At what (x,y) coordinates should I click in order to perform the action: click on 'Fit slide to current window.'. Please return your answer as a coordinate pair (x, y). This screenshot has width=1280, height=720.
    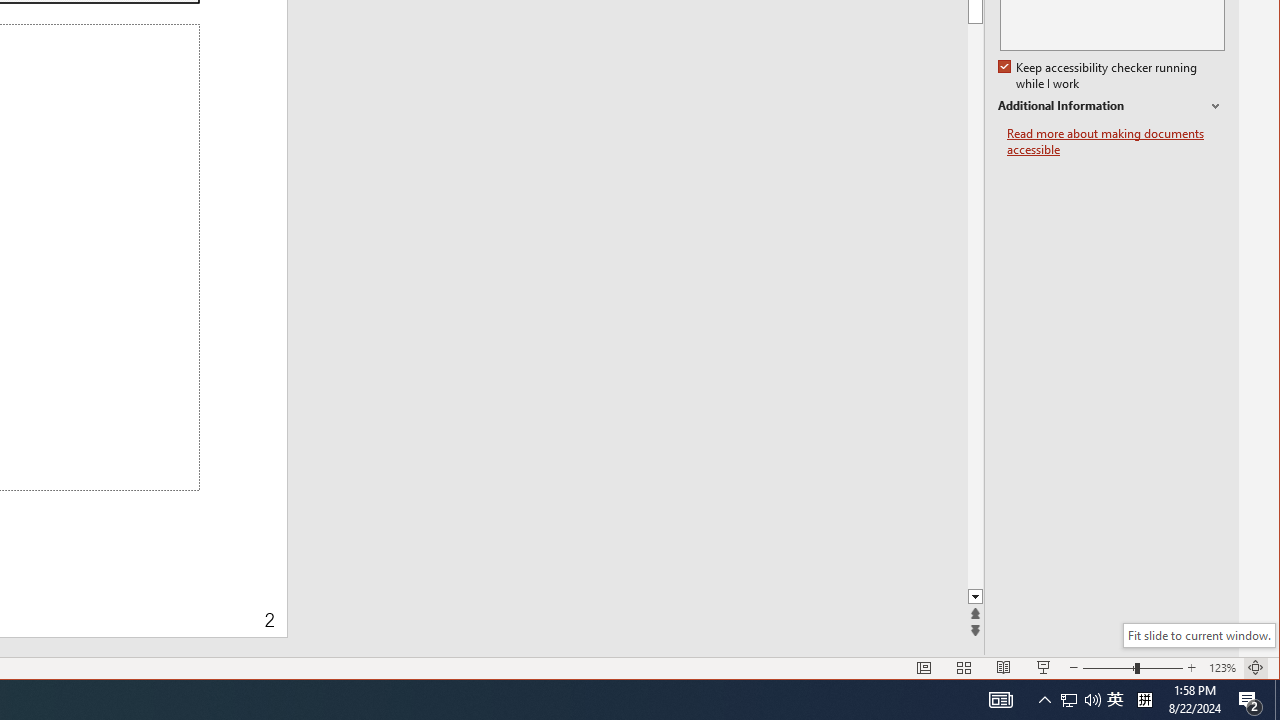
    Looking at the image, I should click on (1199, 635).